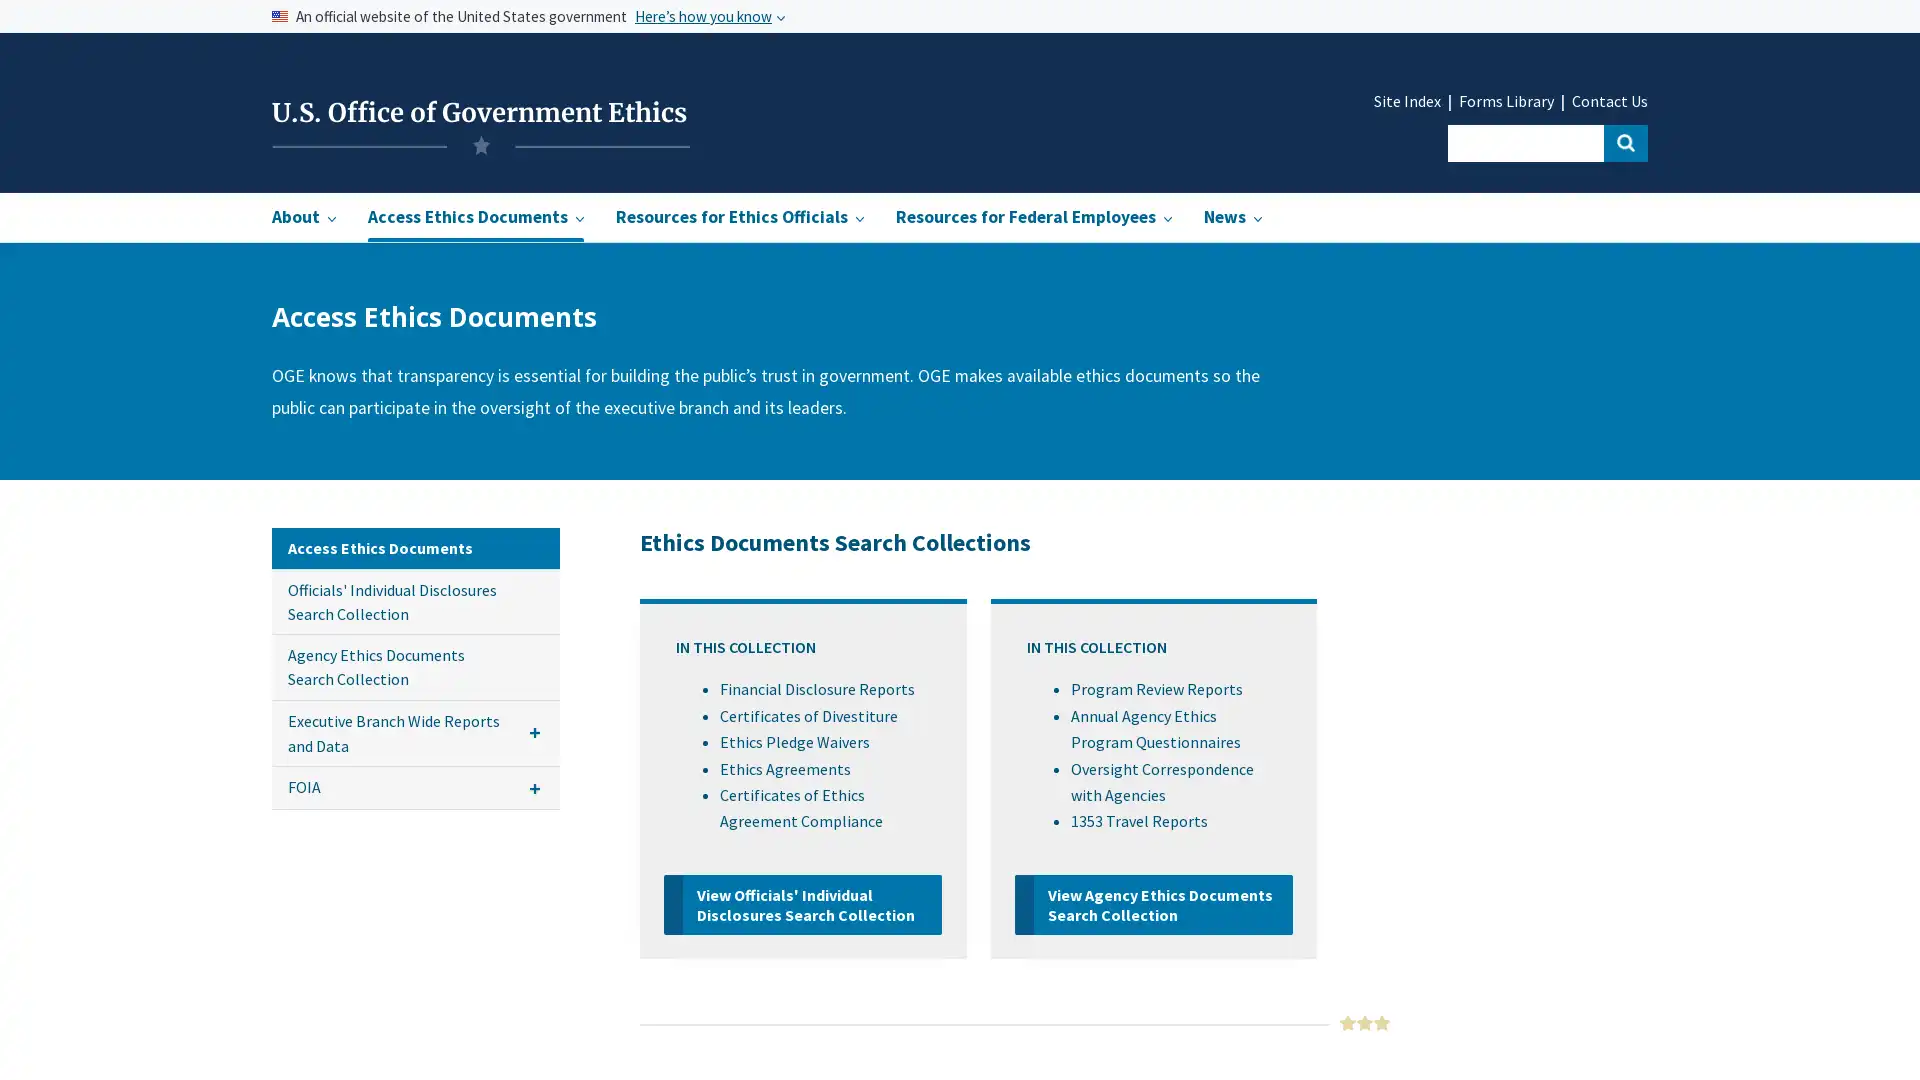  Describe the element at coordinates (710, 16) in the screenshot. I see `Heres how you know` at that location.